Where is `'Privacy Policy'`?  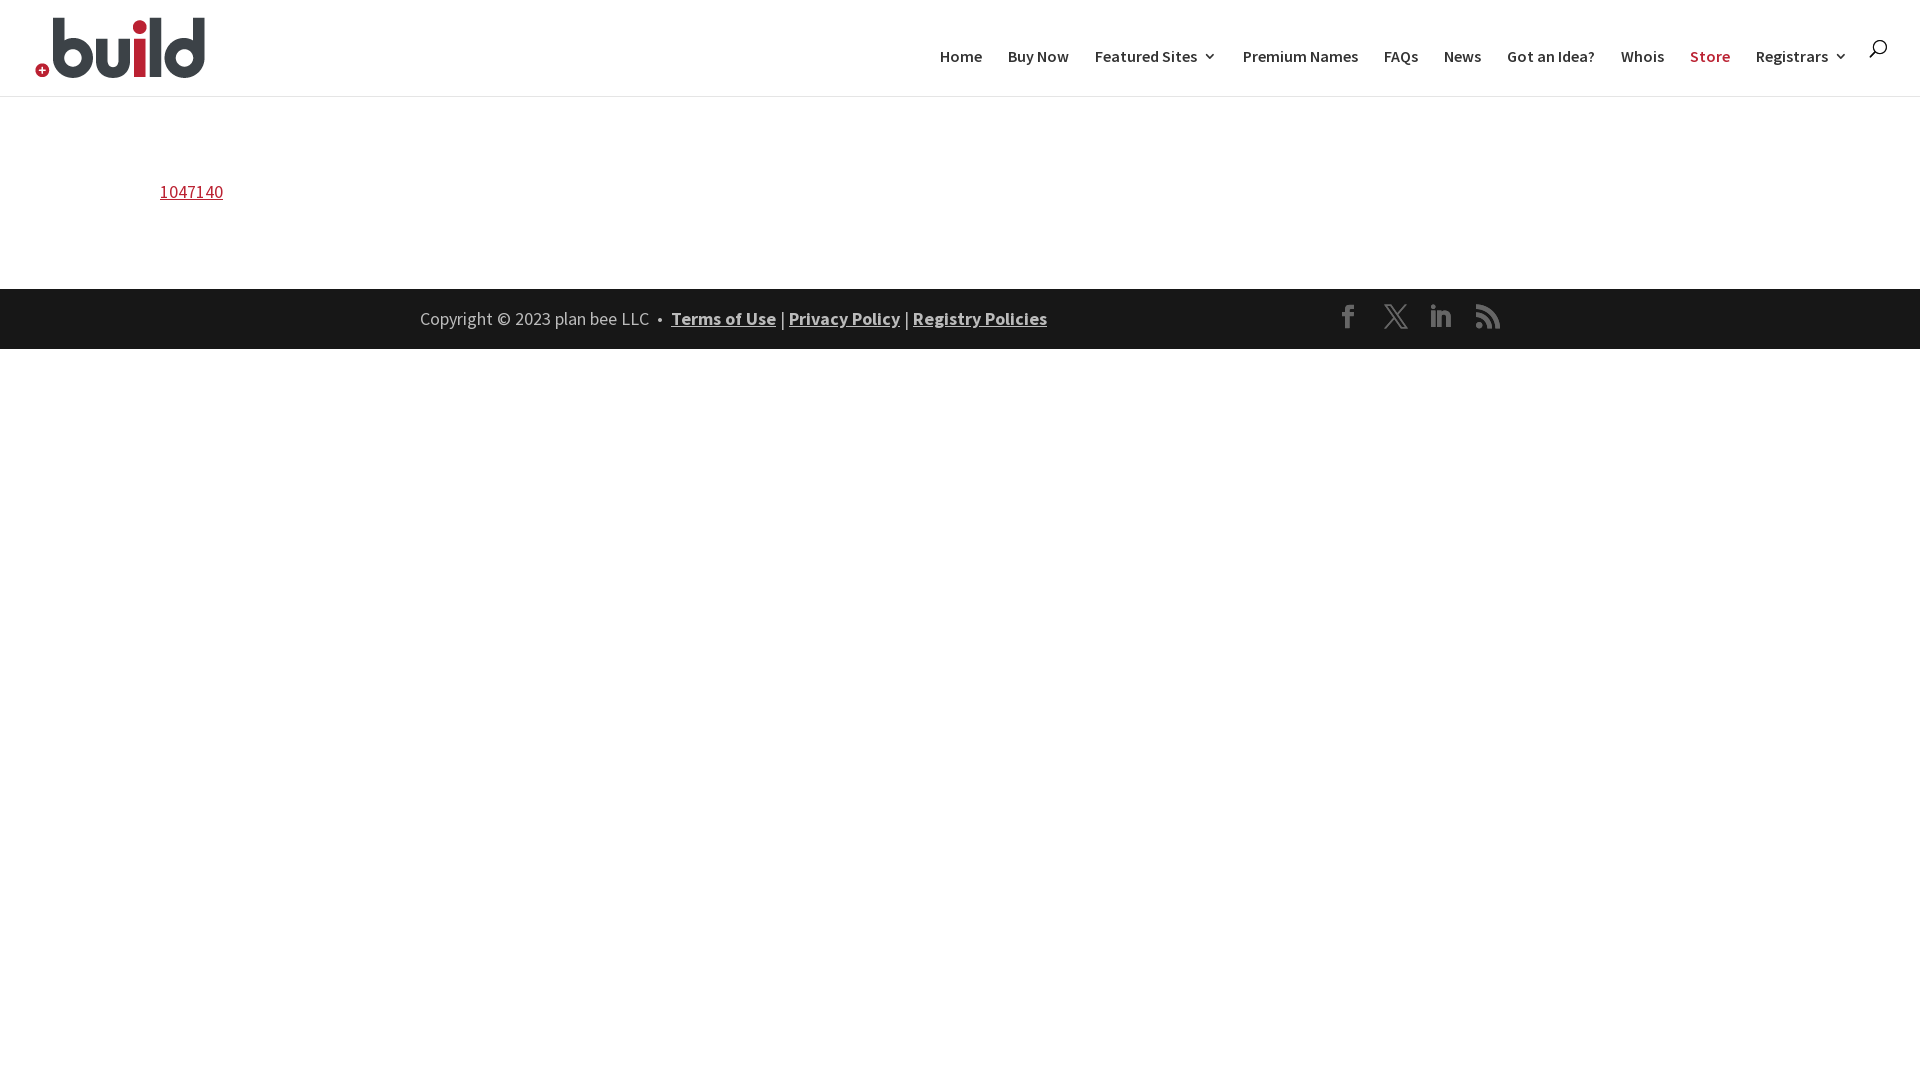
'Privacy Policy' is located at coordinates (787, 317).